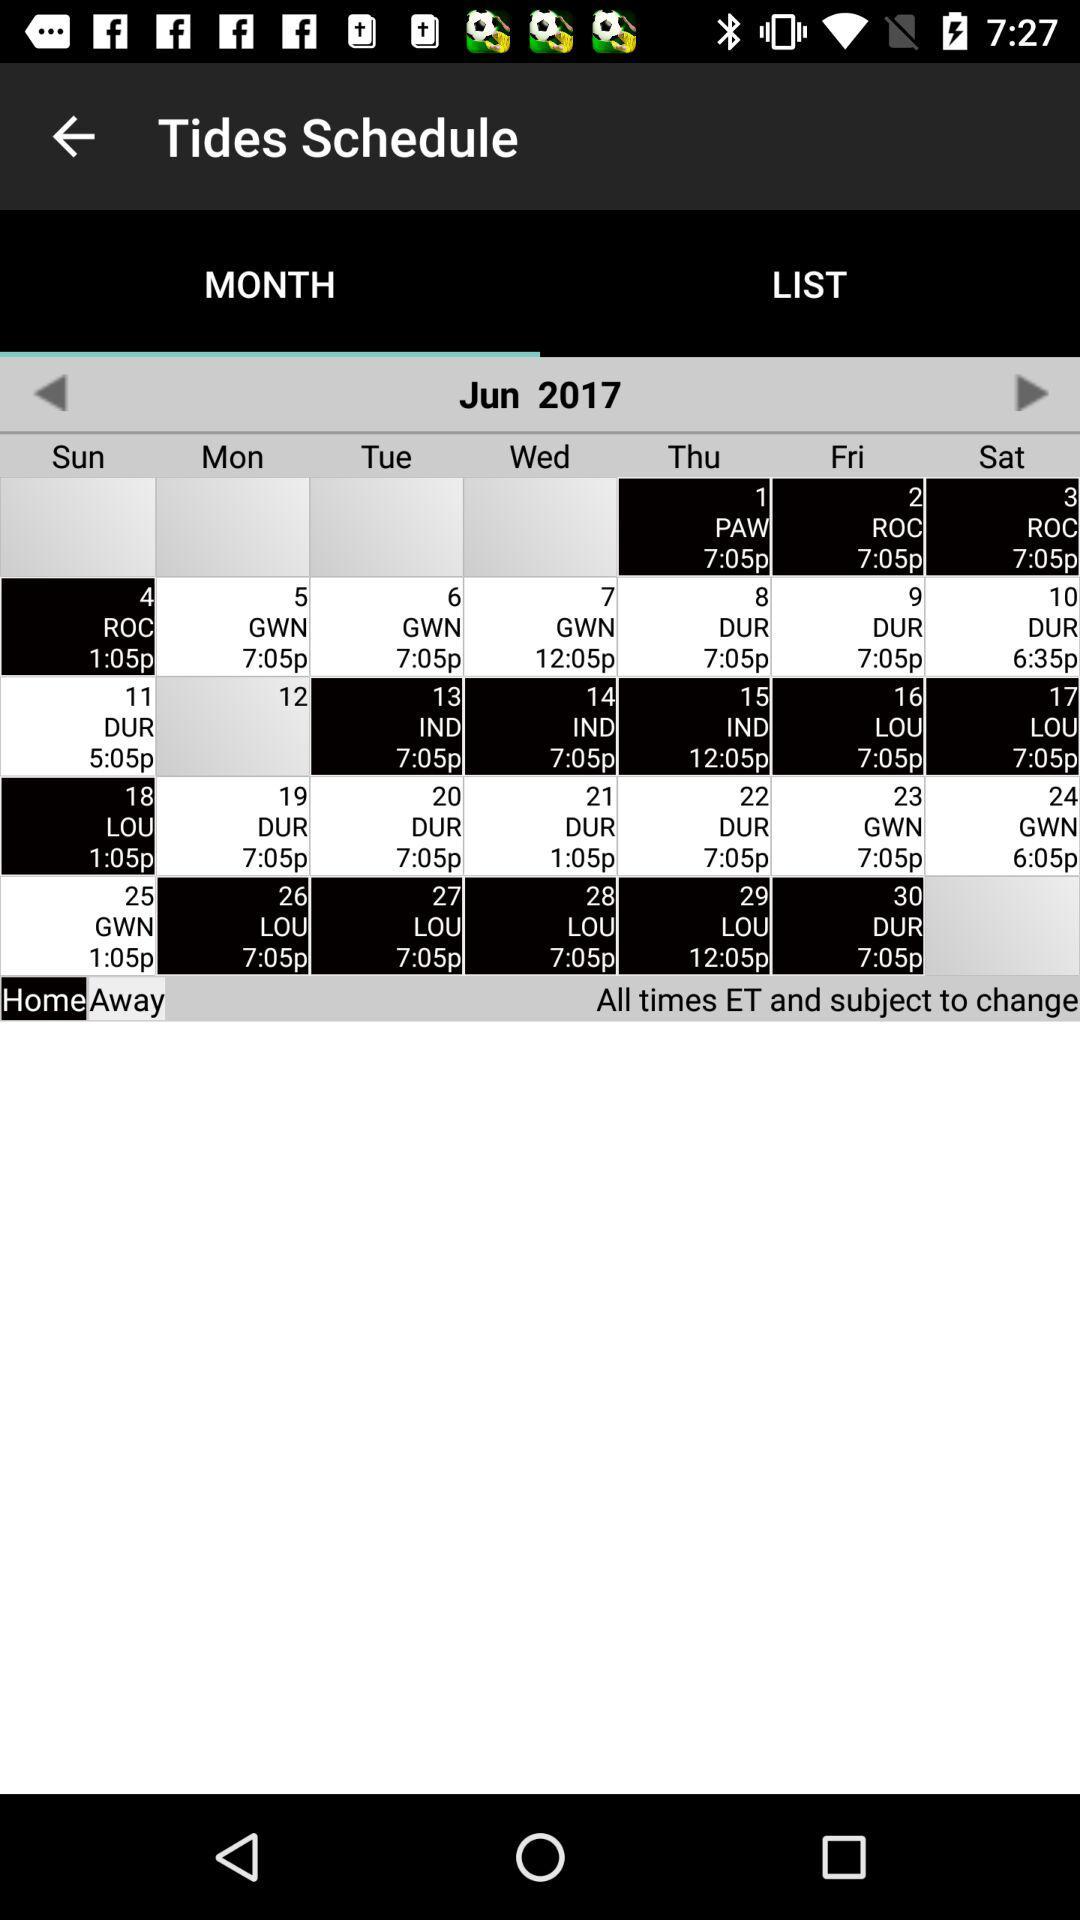 The width and height of the screenshot is (1080, 1920). I want to click on go back, so click(48, 392).